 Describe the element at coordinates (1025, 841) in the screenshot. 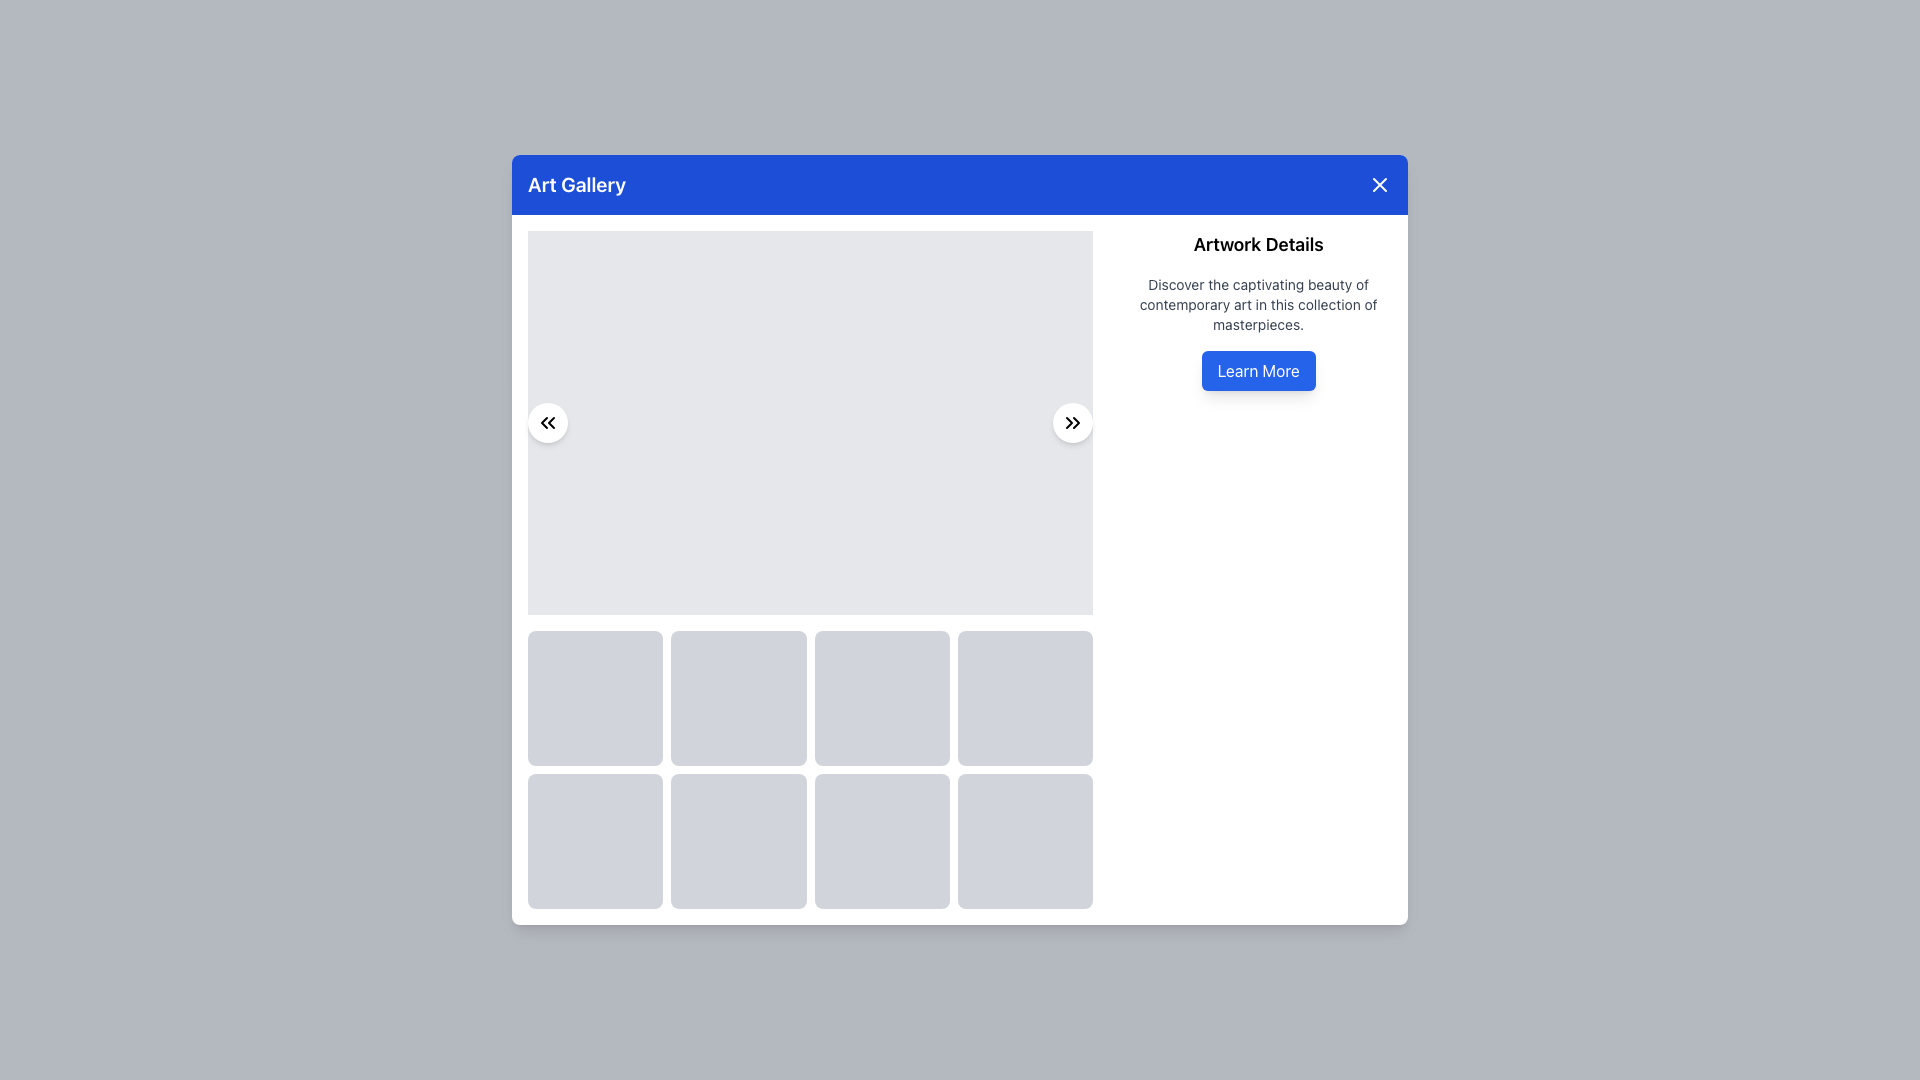

I see `the last square in the second row of a grid layout, which is styled with a gray color (bg-gray-300) and has a minimalist design` at that location.